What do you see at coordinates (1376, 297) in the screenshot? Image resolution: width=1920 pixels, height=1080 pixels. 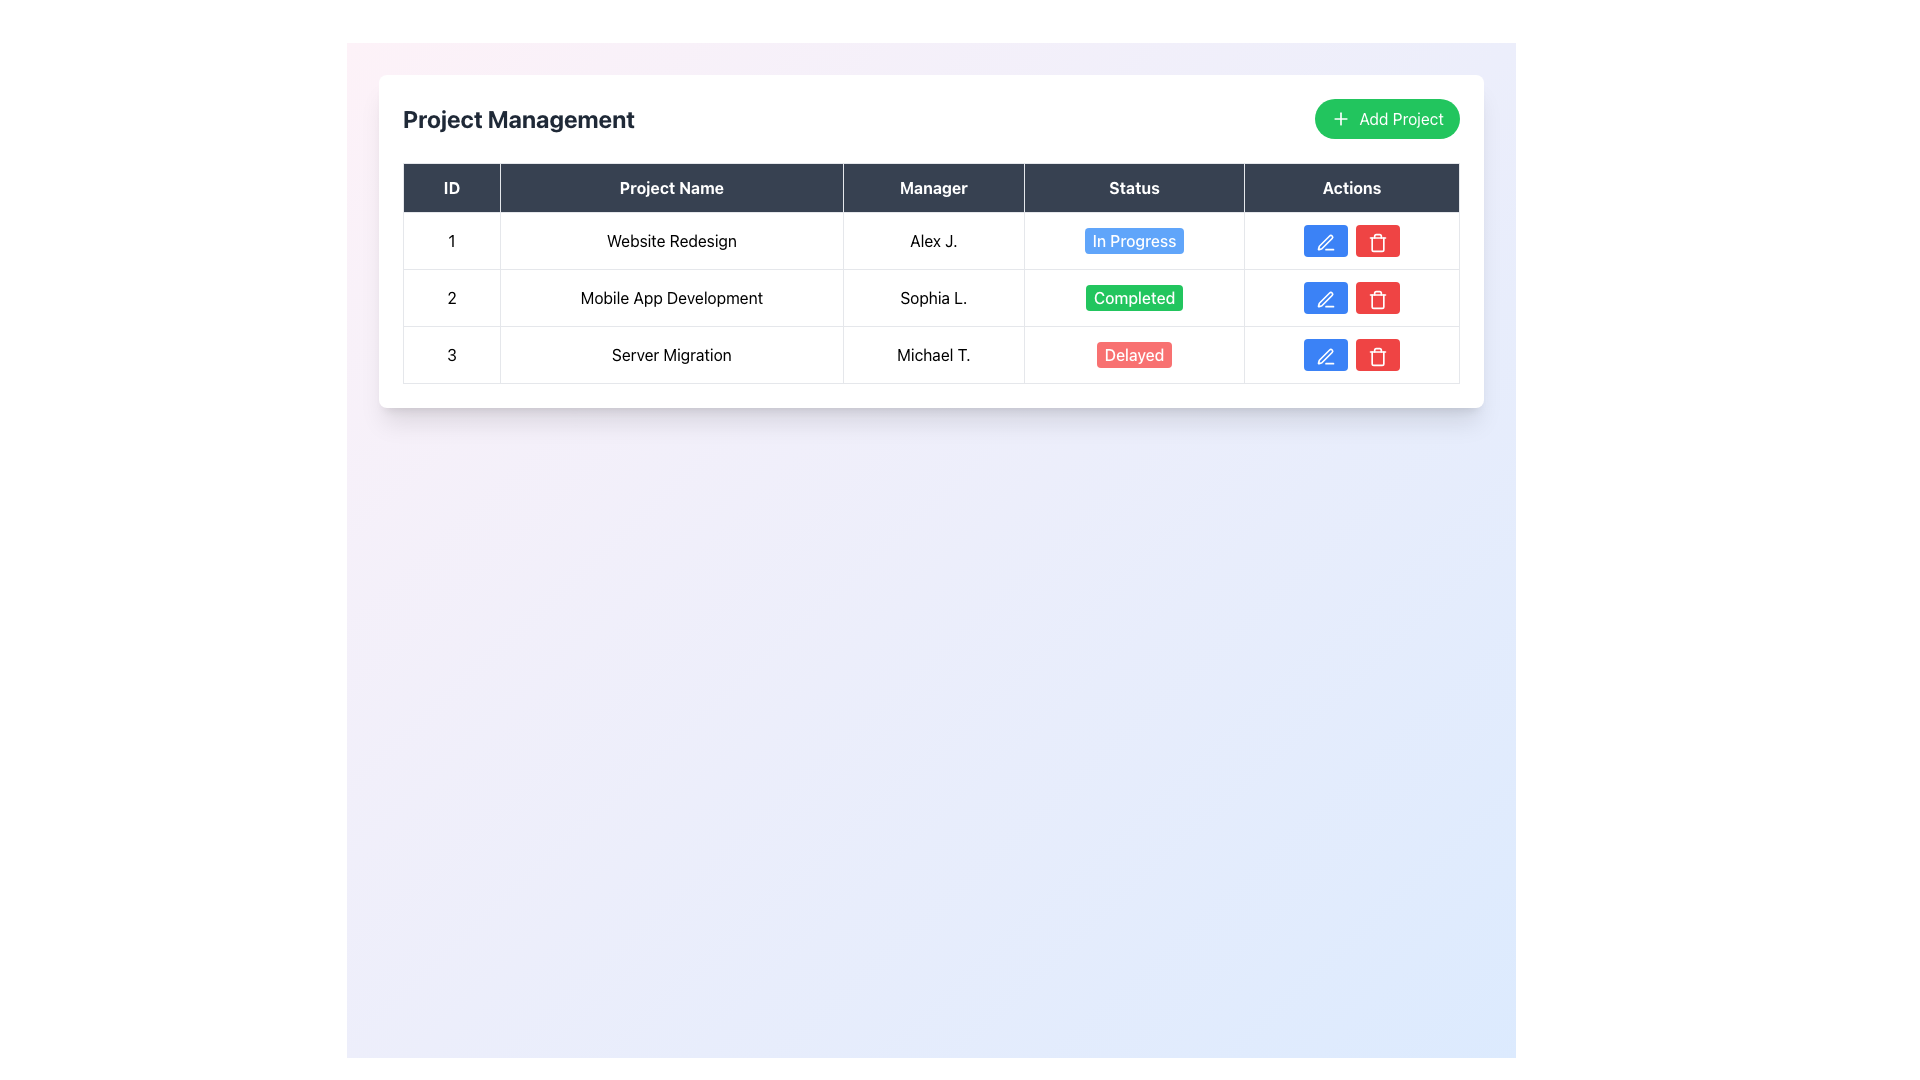 I see `the red button with a trash can icon in the third row of the 'Actions' column` at bounding box center [1376, 297].